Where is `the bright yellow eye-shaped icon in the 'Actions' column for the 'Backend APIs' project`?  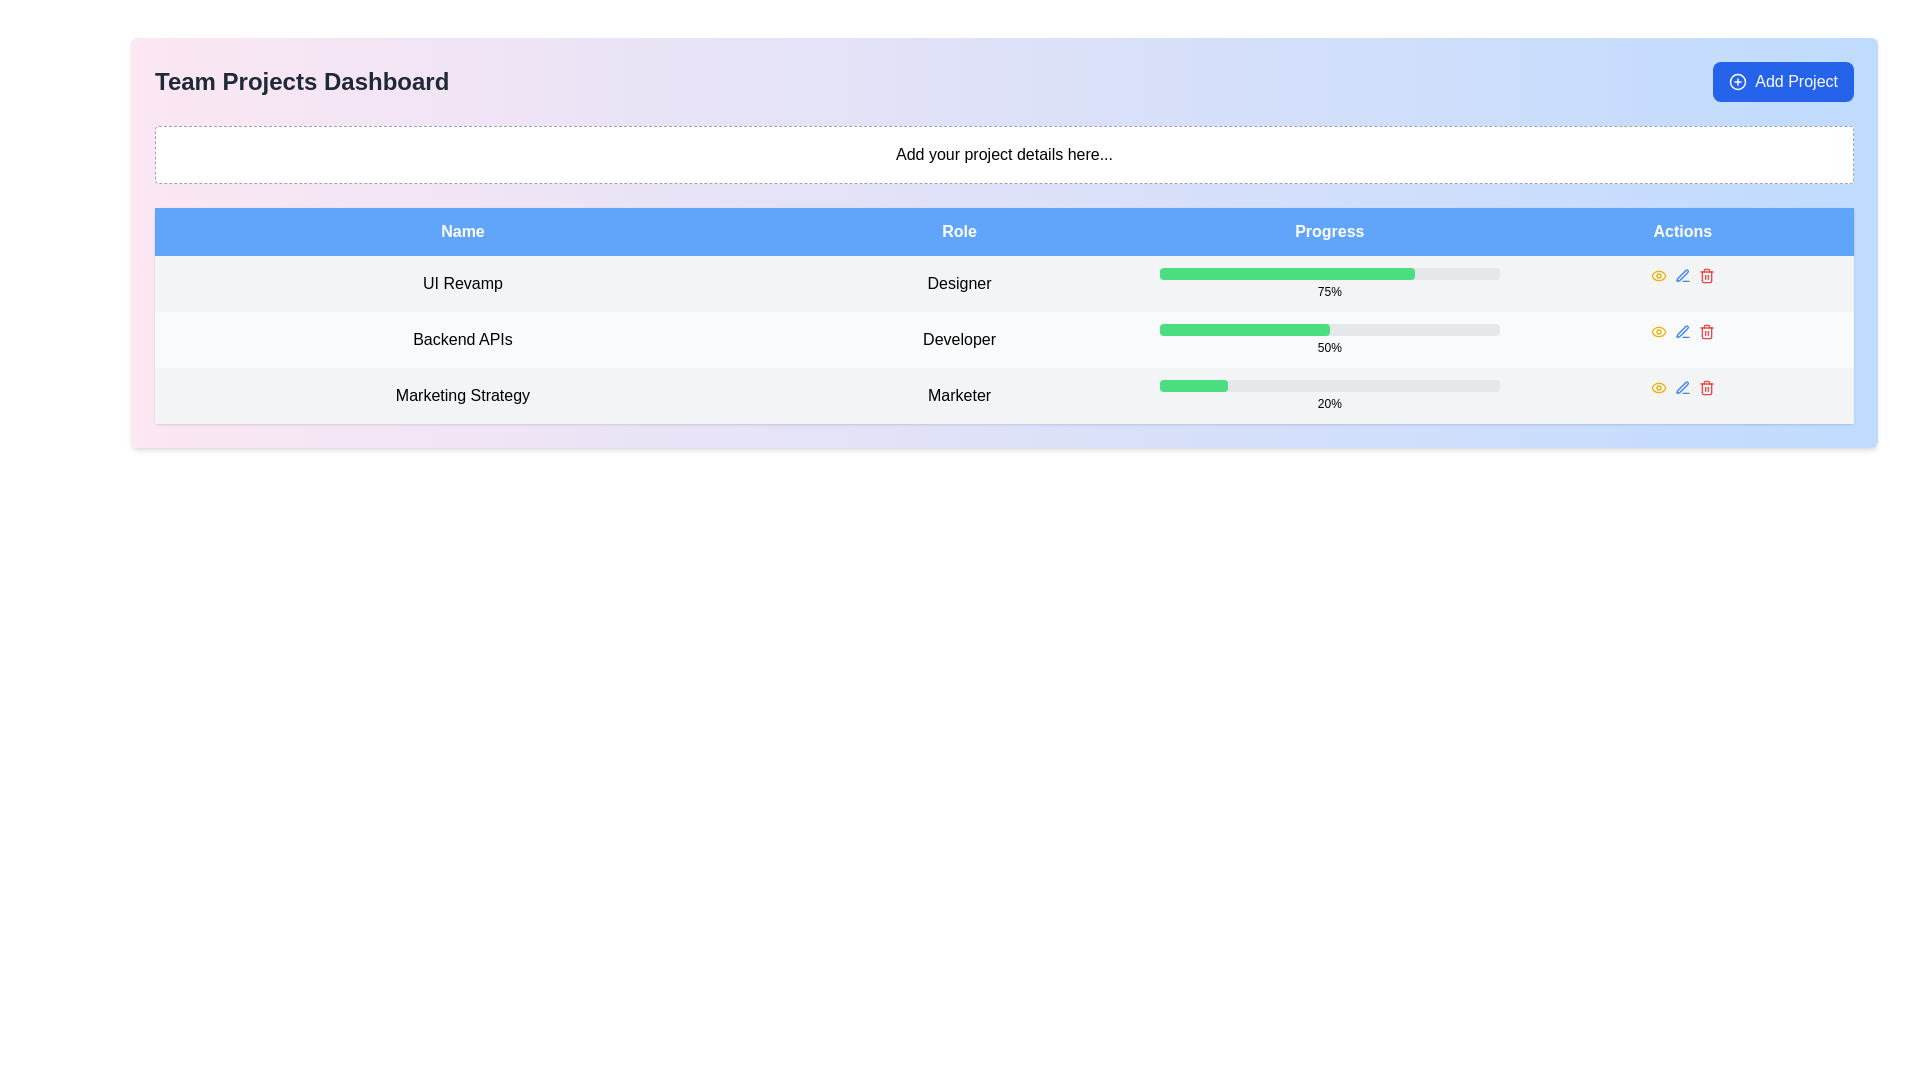
the bright yellow eye-shaped icon in the 'Actions' column for the 'Backend APIs' project is located at coordinates (1658, 388).